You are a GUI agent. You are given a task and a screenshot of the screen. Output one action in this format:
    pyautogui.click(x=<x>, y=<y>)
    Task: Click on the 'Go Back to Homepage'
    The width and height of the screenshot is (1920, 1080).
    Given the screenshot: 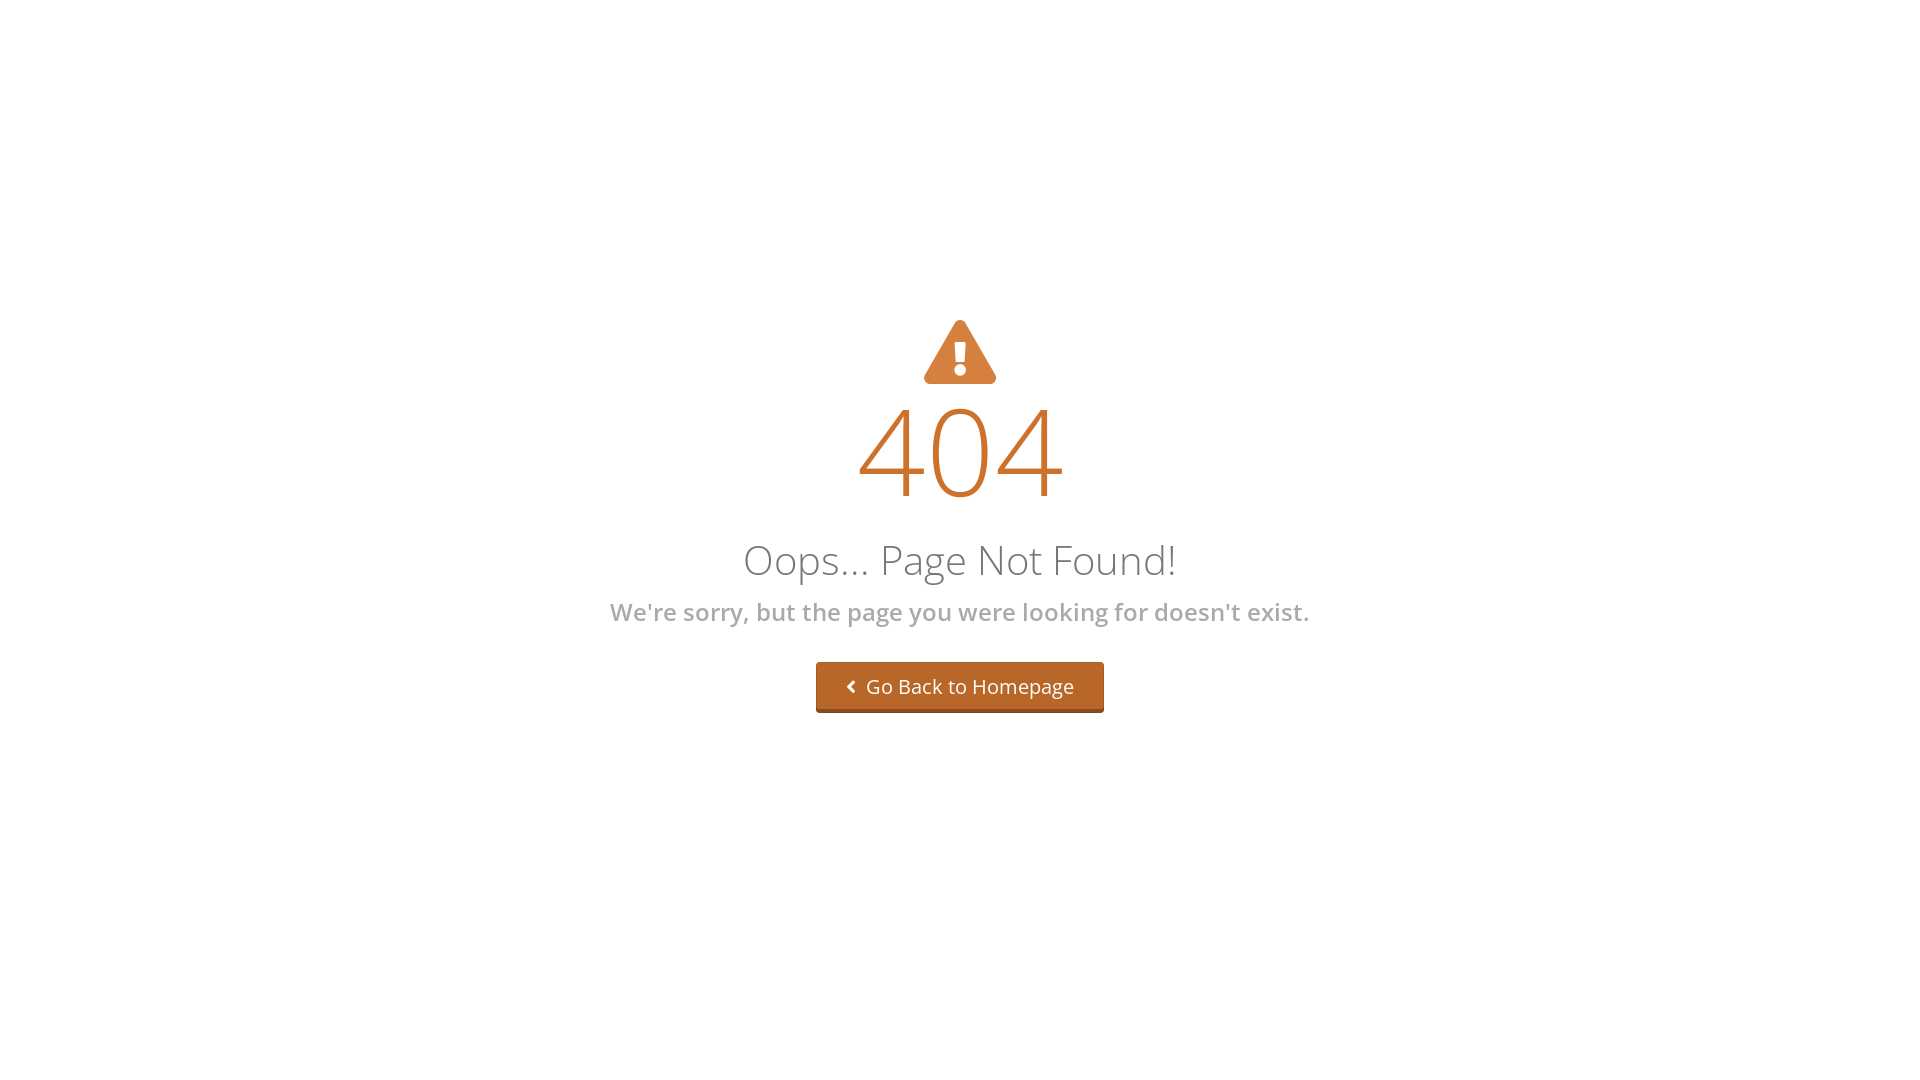 What is the action you would take?
    pyautogui.click(x=960, y=686)
    